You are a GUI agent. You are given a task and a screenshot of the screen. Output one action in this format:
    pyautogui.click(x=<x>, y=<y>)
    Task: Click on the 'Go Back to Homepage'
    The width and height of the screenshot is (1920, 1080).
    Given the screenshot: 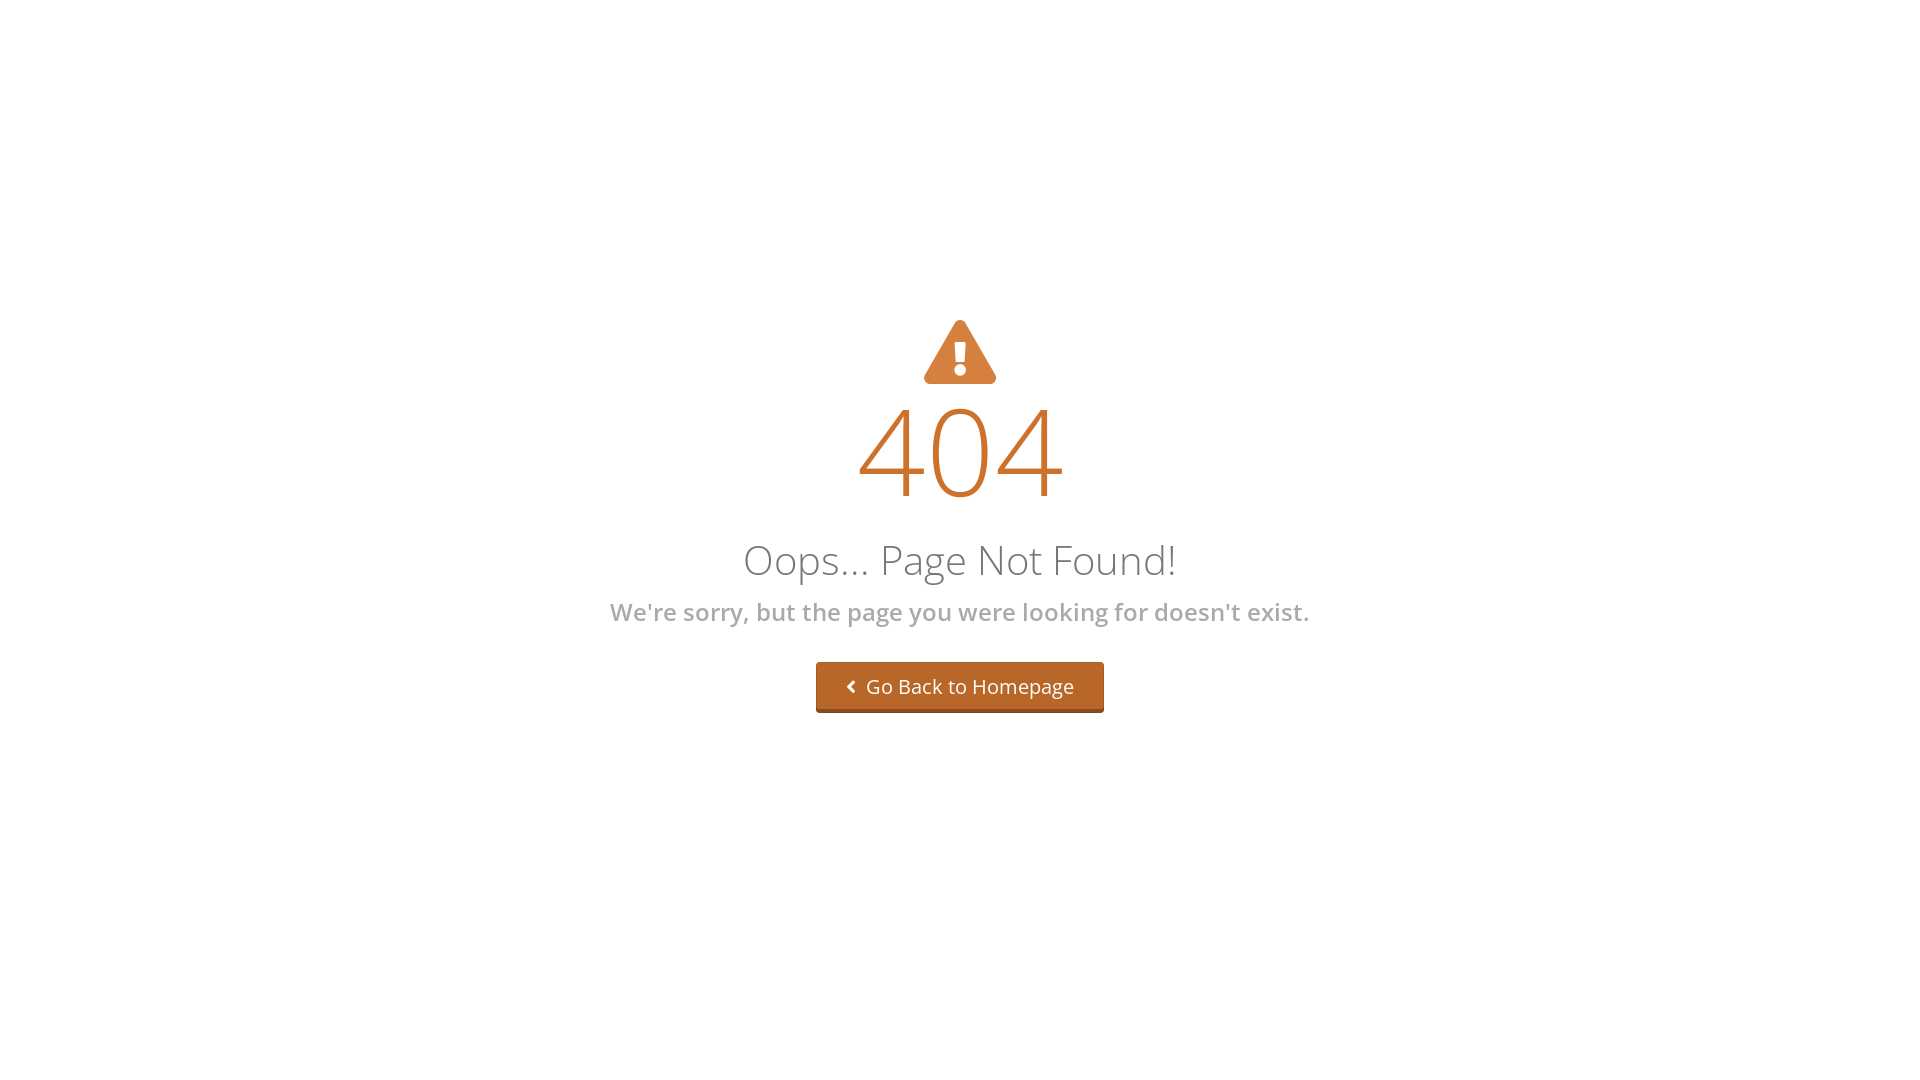 What is the action you would take?
    pyautogui.click(x=960, y=686)
    